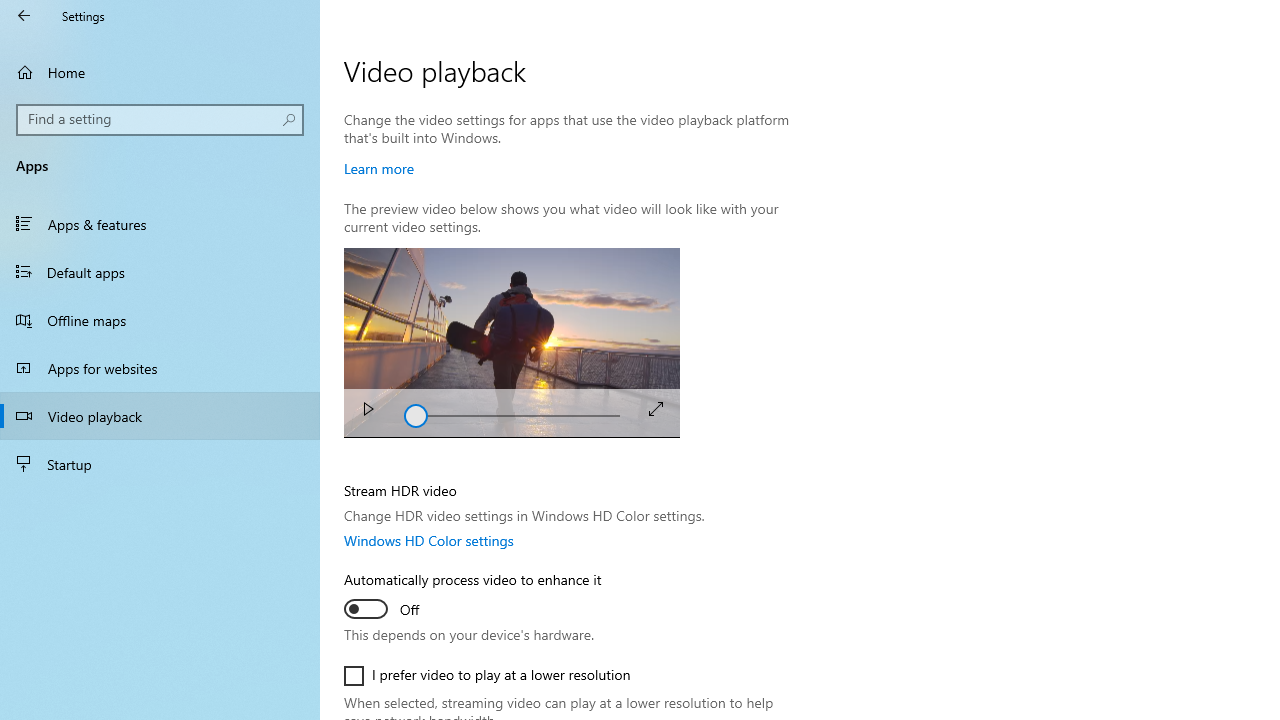 This screenshot has width=1280, height=720. Describe the element at coordinates (160, 414) in the screenshot. I see `'Video playback'` at that location.